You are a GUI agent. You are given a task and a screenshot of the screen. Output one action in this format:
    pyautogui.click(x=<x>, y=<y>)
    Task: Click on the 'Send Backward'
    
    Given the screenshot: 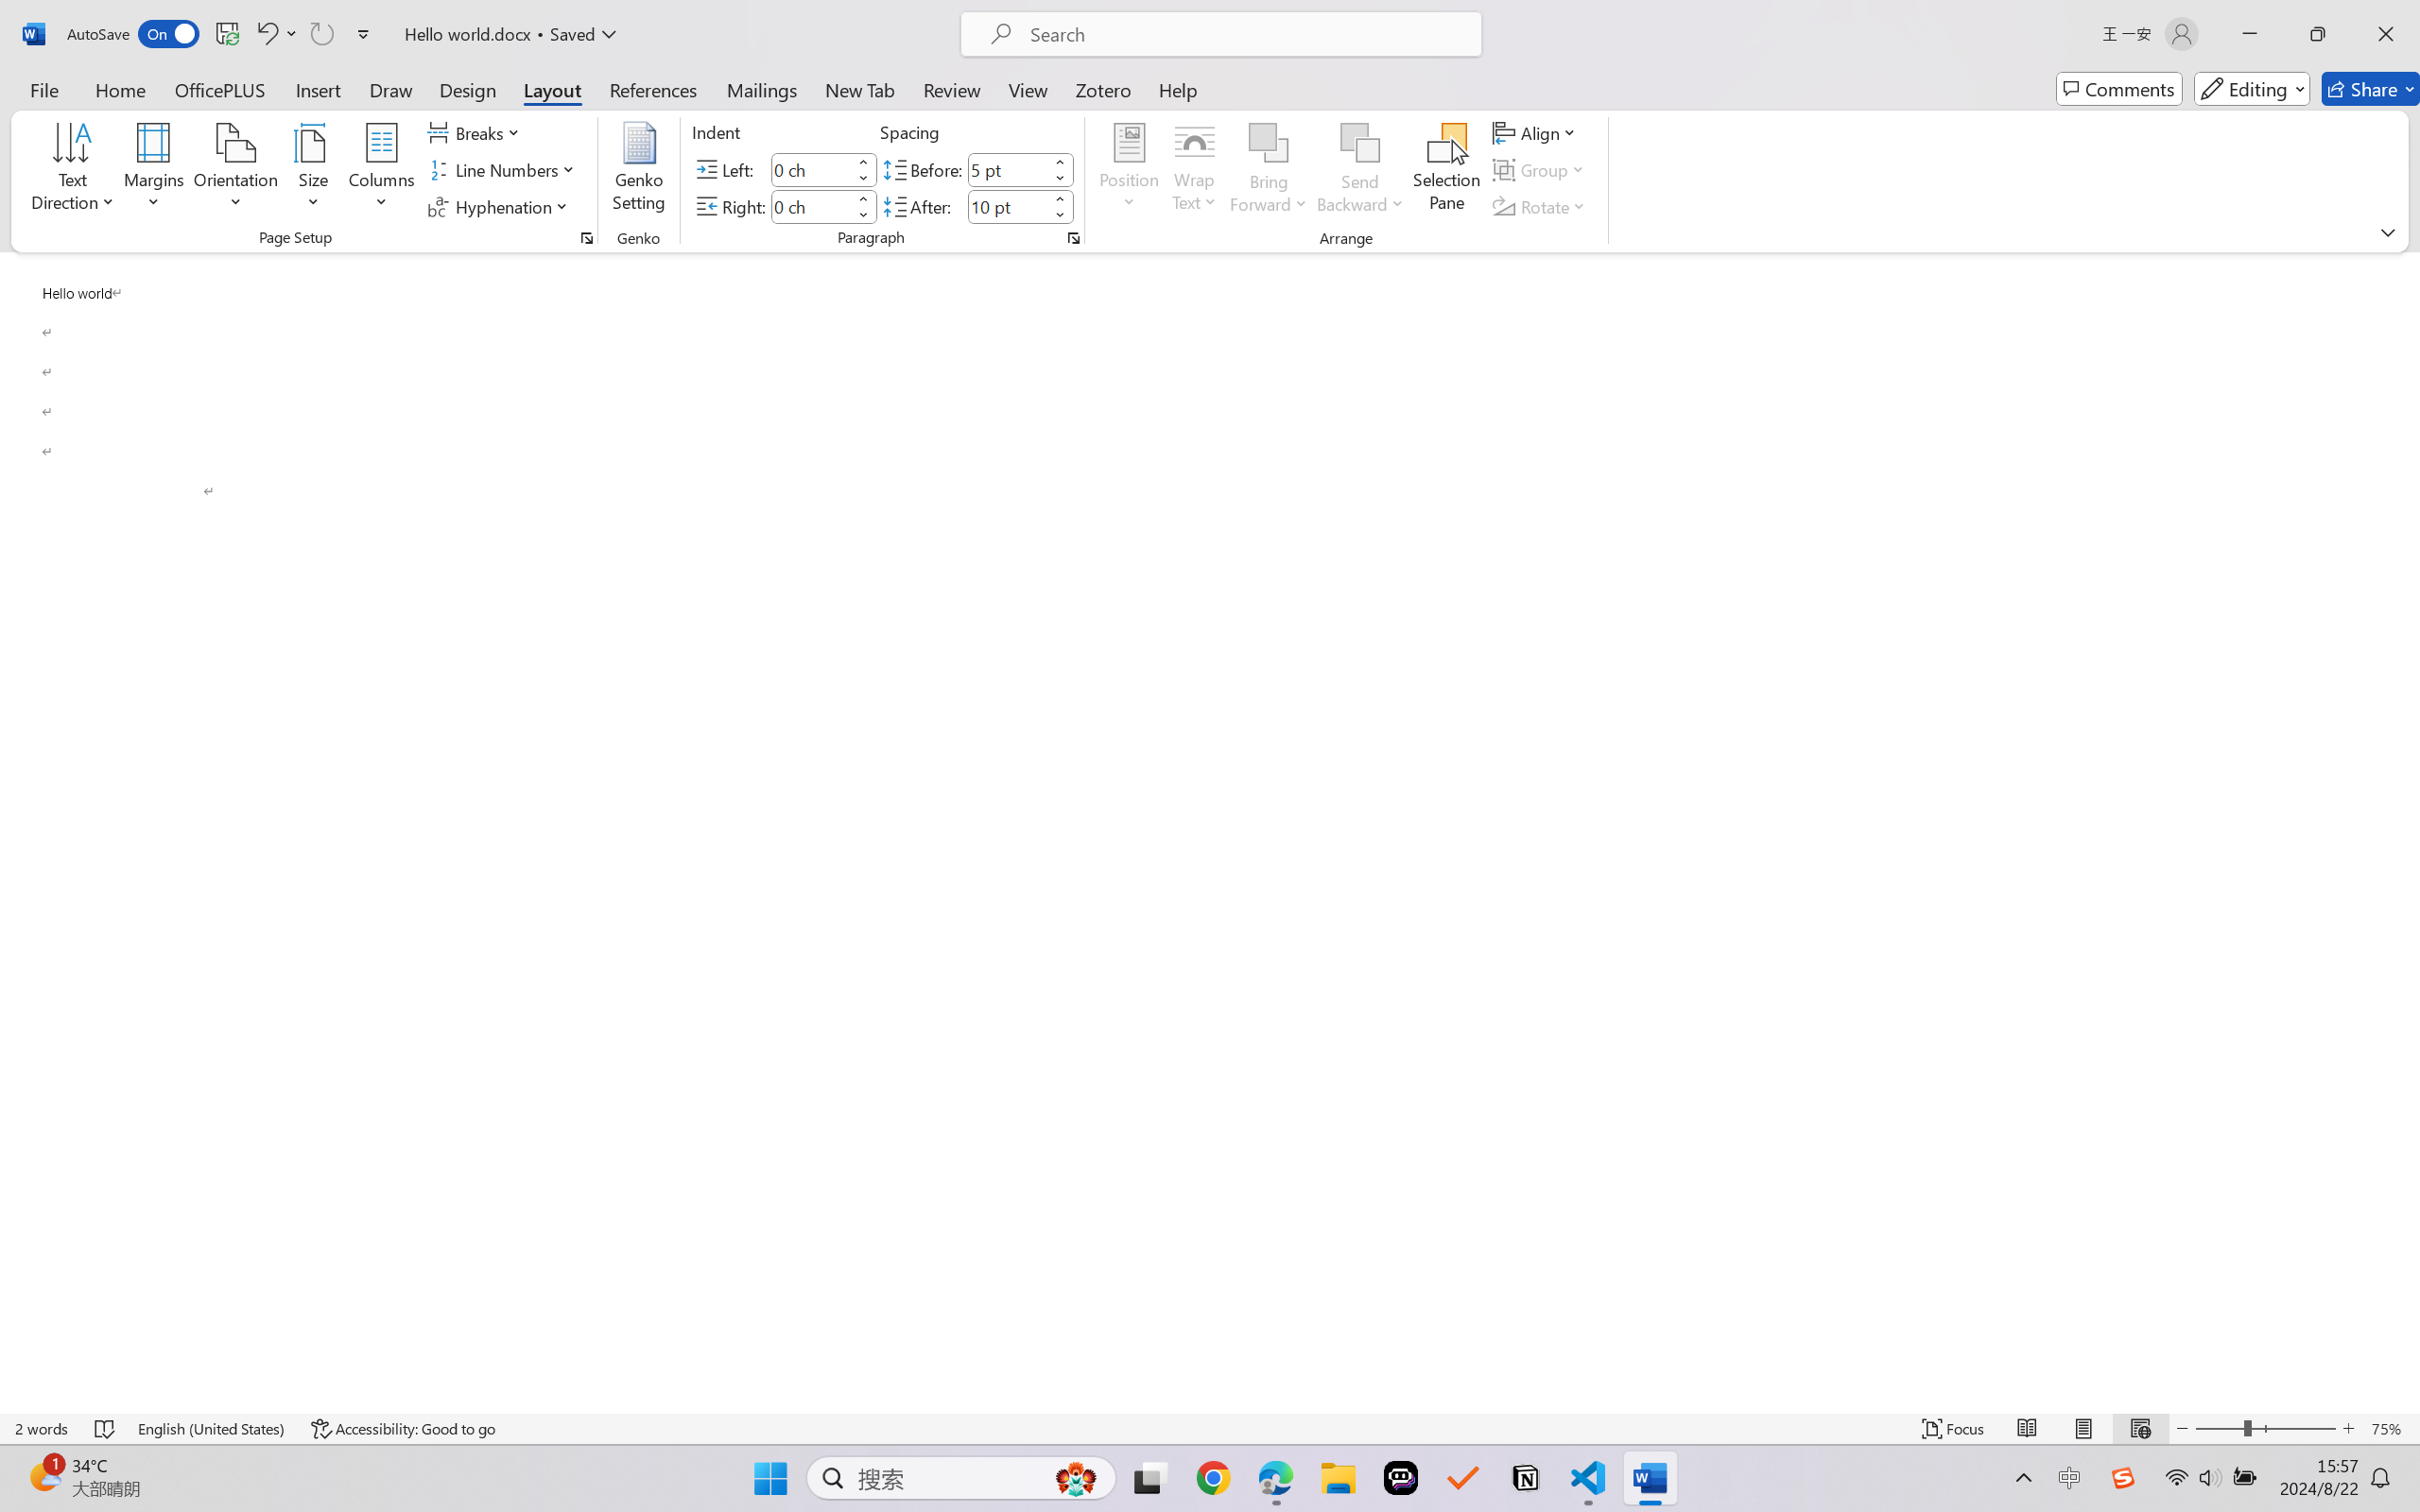 What is the action you would take?
    pyautogui.click(x=1360, y=143)
    